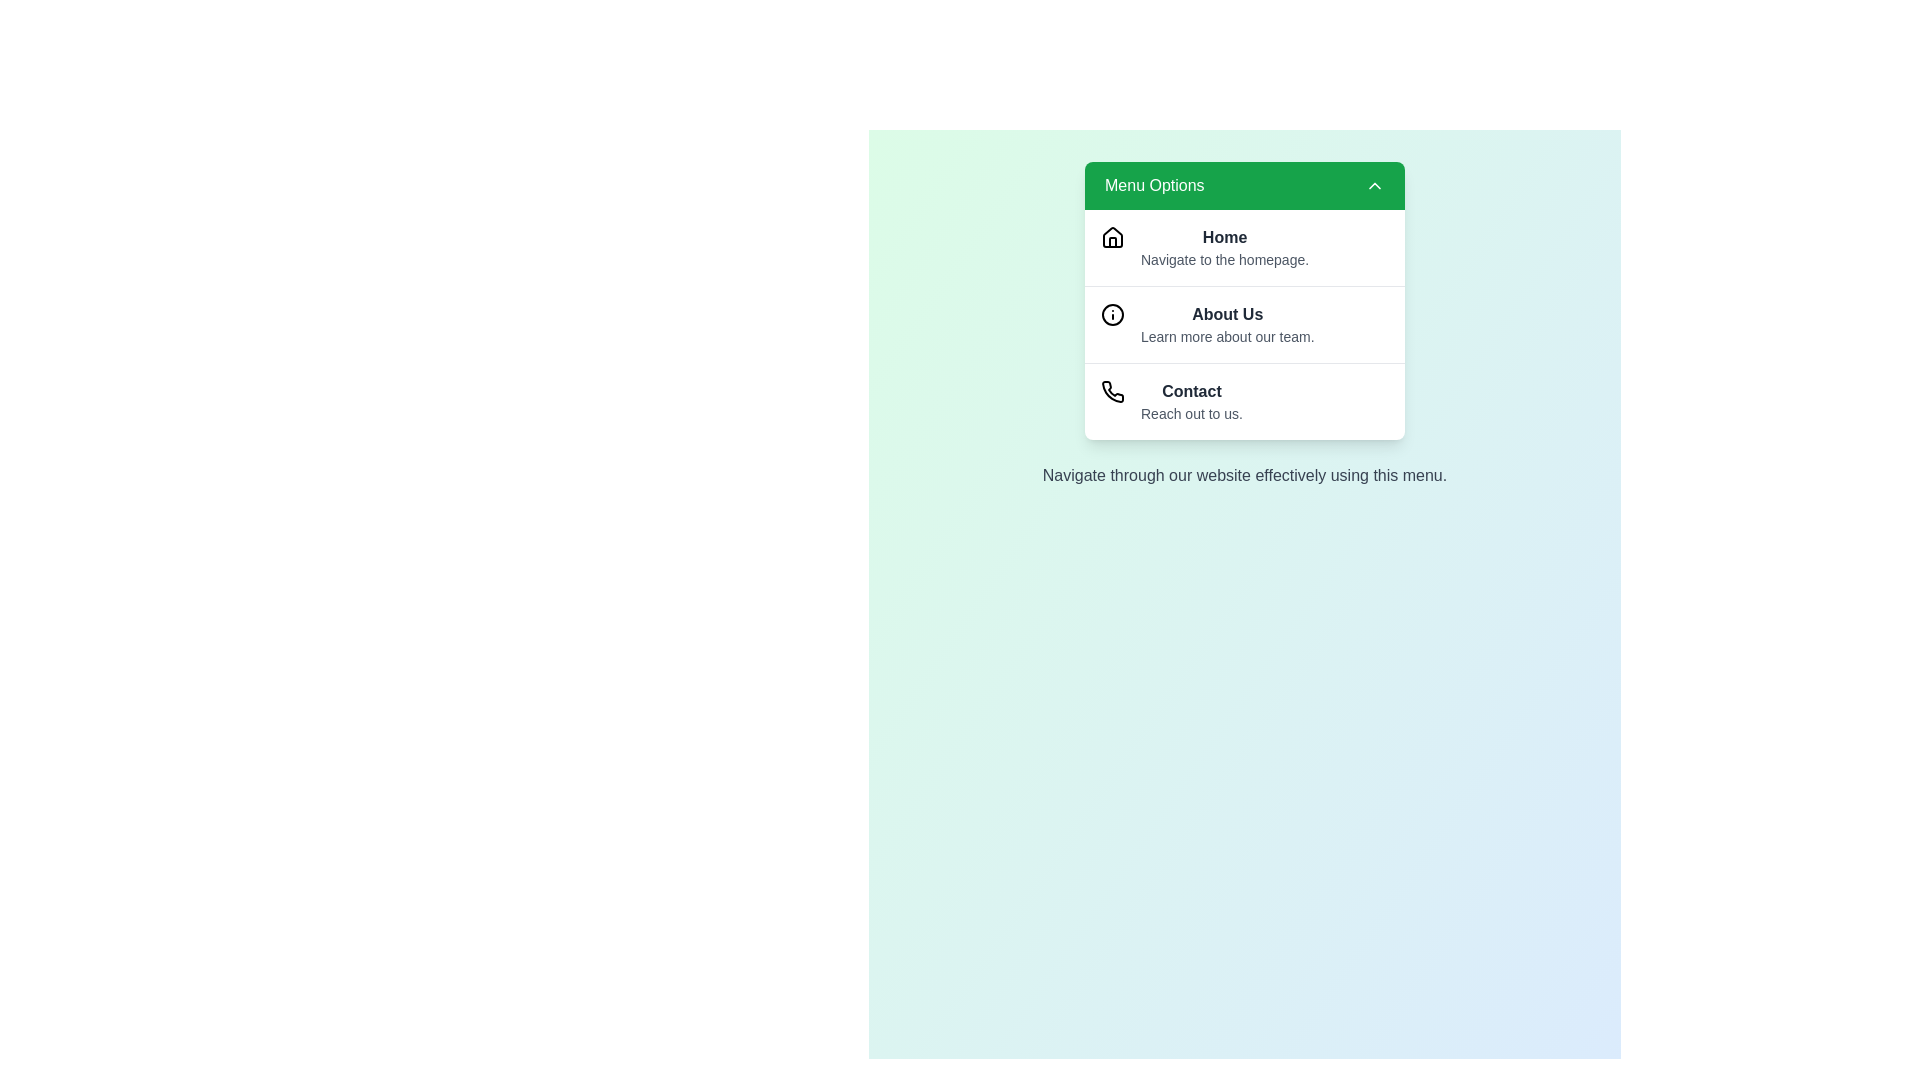  I want to click on the descriptive text under the menu option About Us, so click(1226, 335).